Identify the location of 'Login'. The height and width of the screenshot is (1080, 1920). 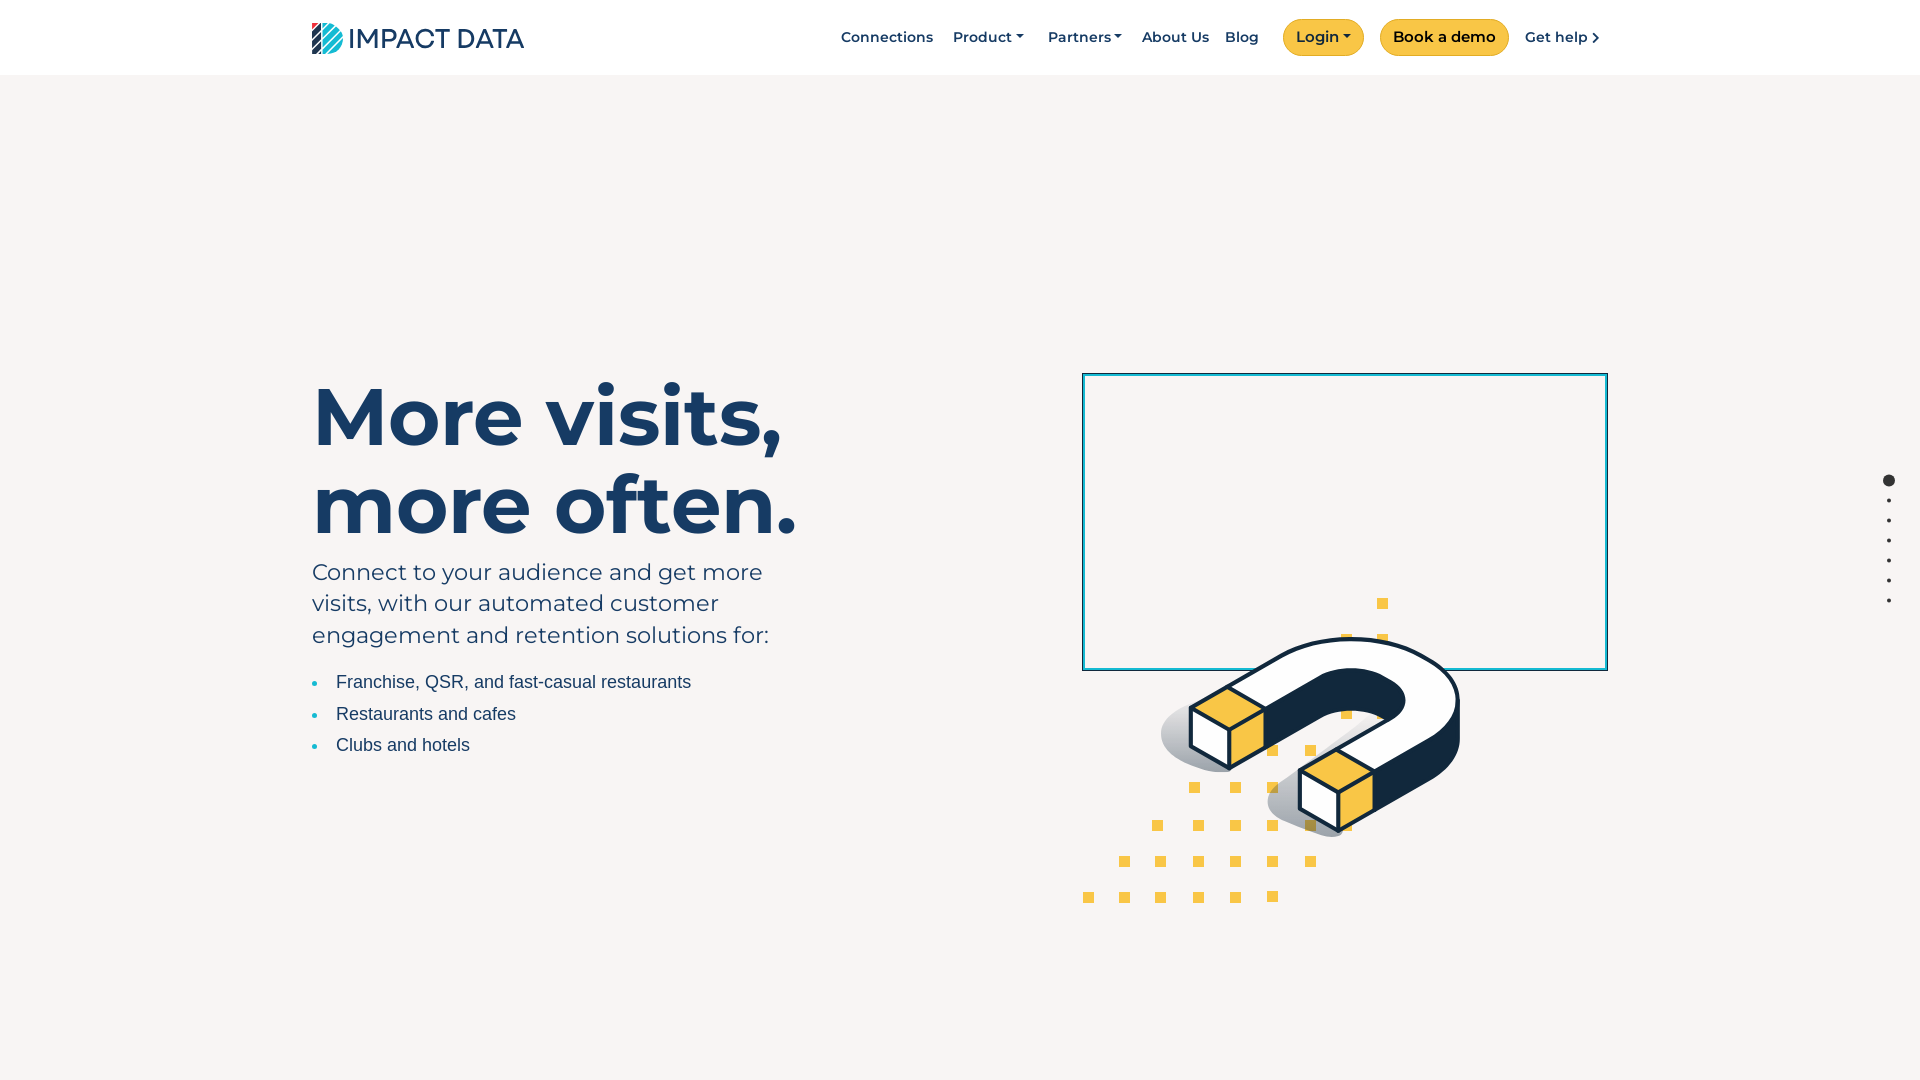
(1287, 37).